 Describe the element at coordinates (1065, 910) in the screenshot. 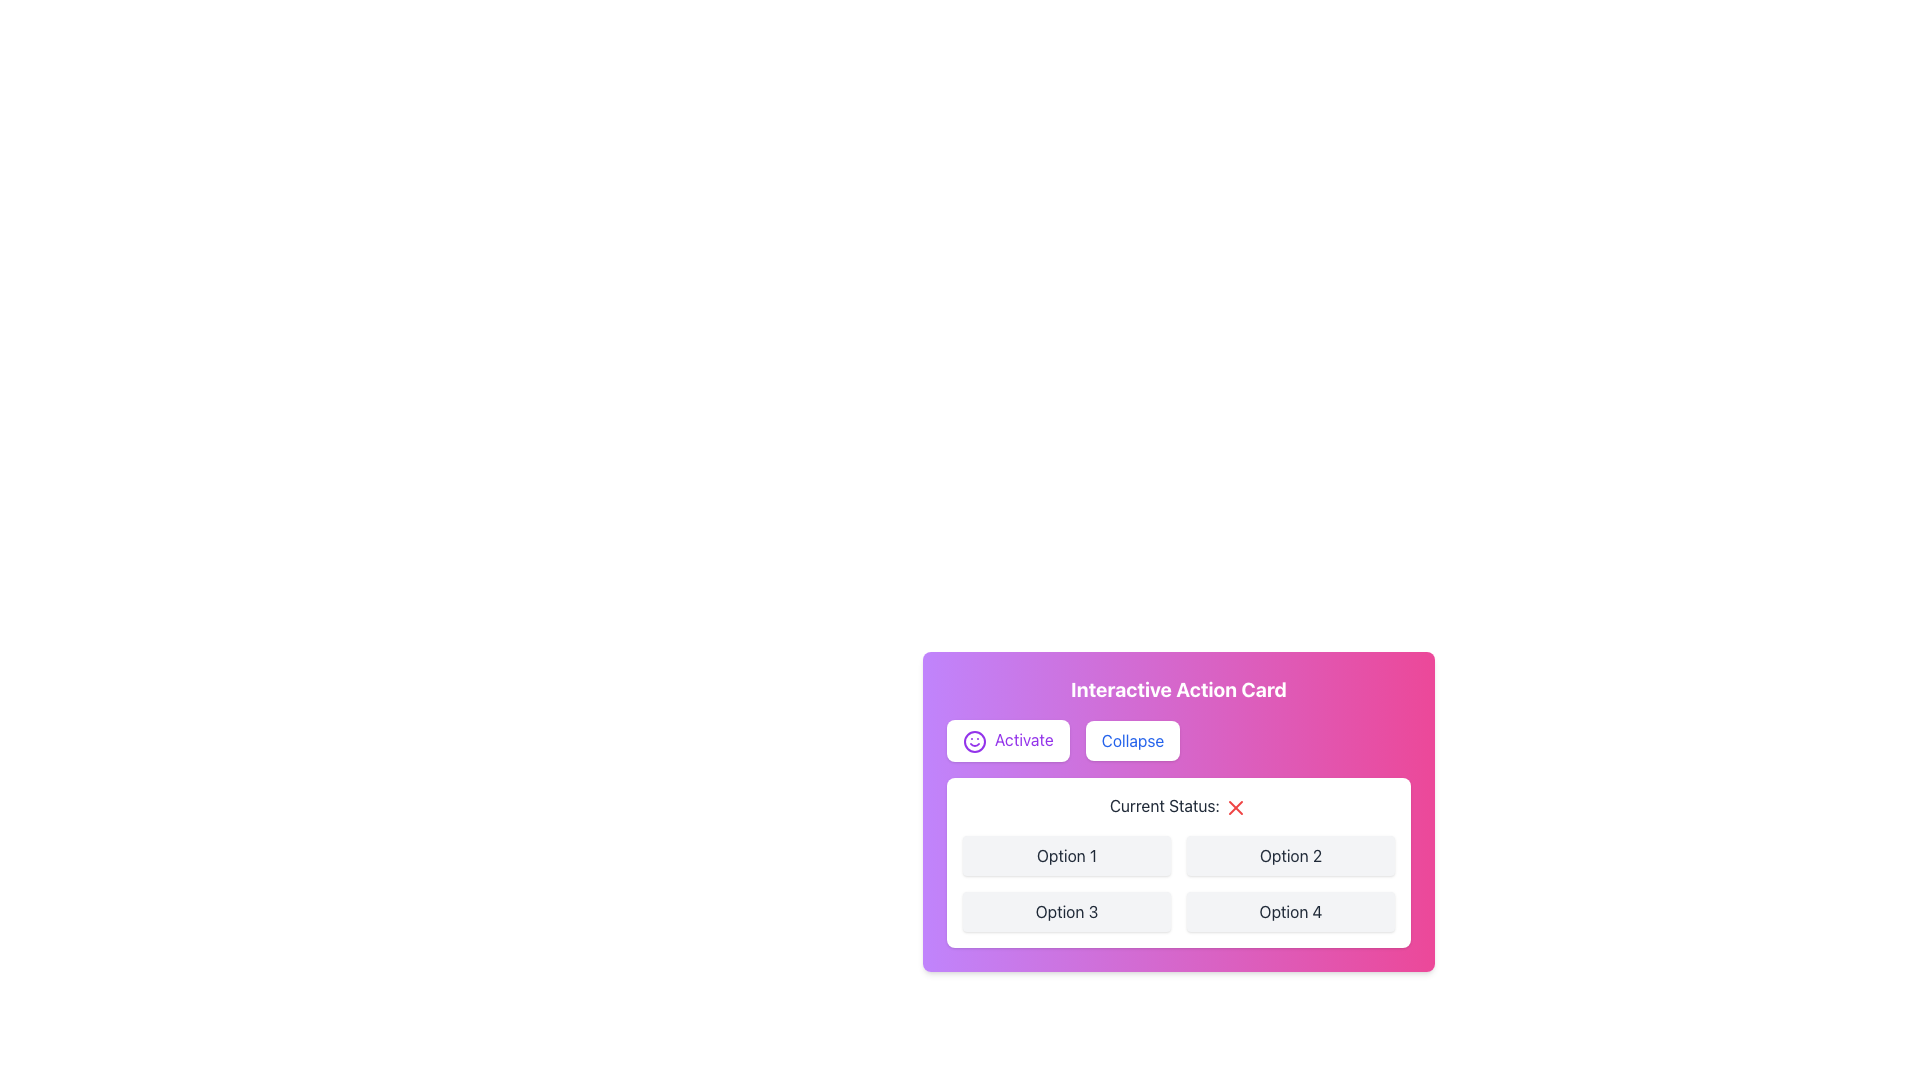

I see `the 'Option 3' button located in the lower-left slot of a 2x2 grid layout` at that location.